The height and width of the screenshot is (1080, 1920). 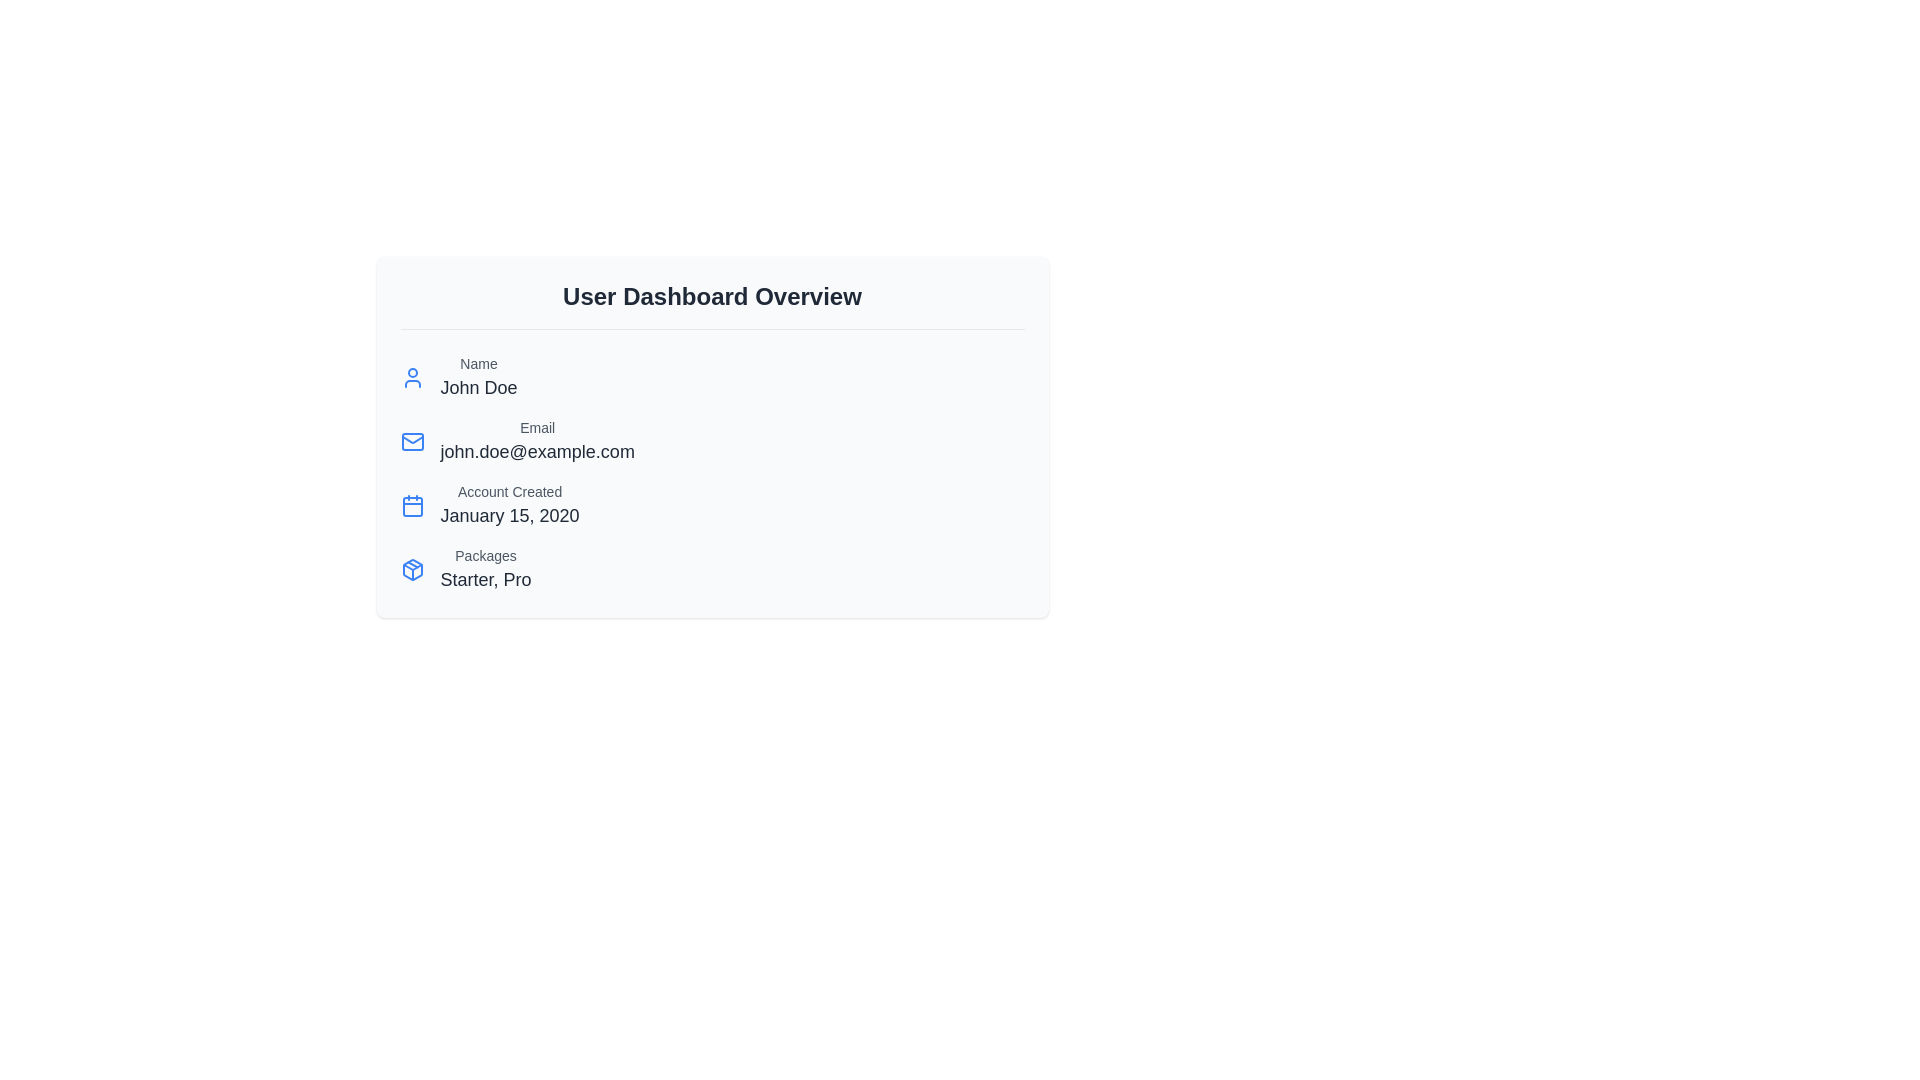 I want to click on the Text label indicating the user's selected packages, which is located below the 'Packages' label in the user information card, so click(x=485, y=579).